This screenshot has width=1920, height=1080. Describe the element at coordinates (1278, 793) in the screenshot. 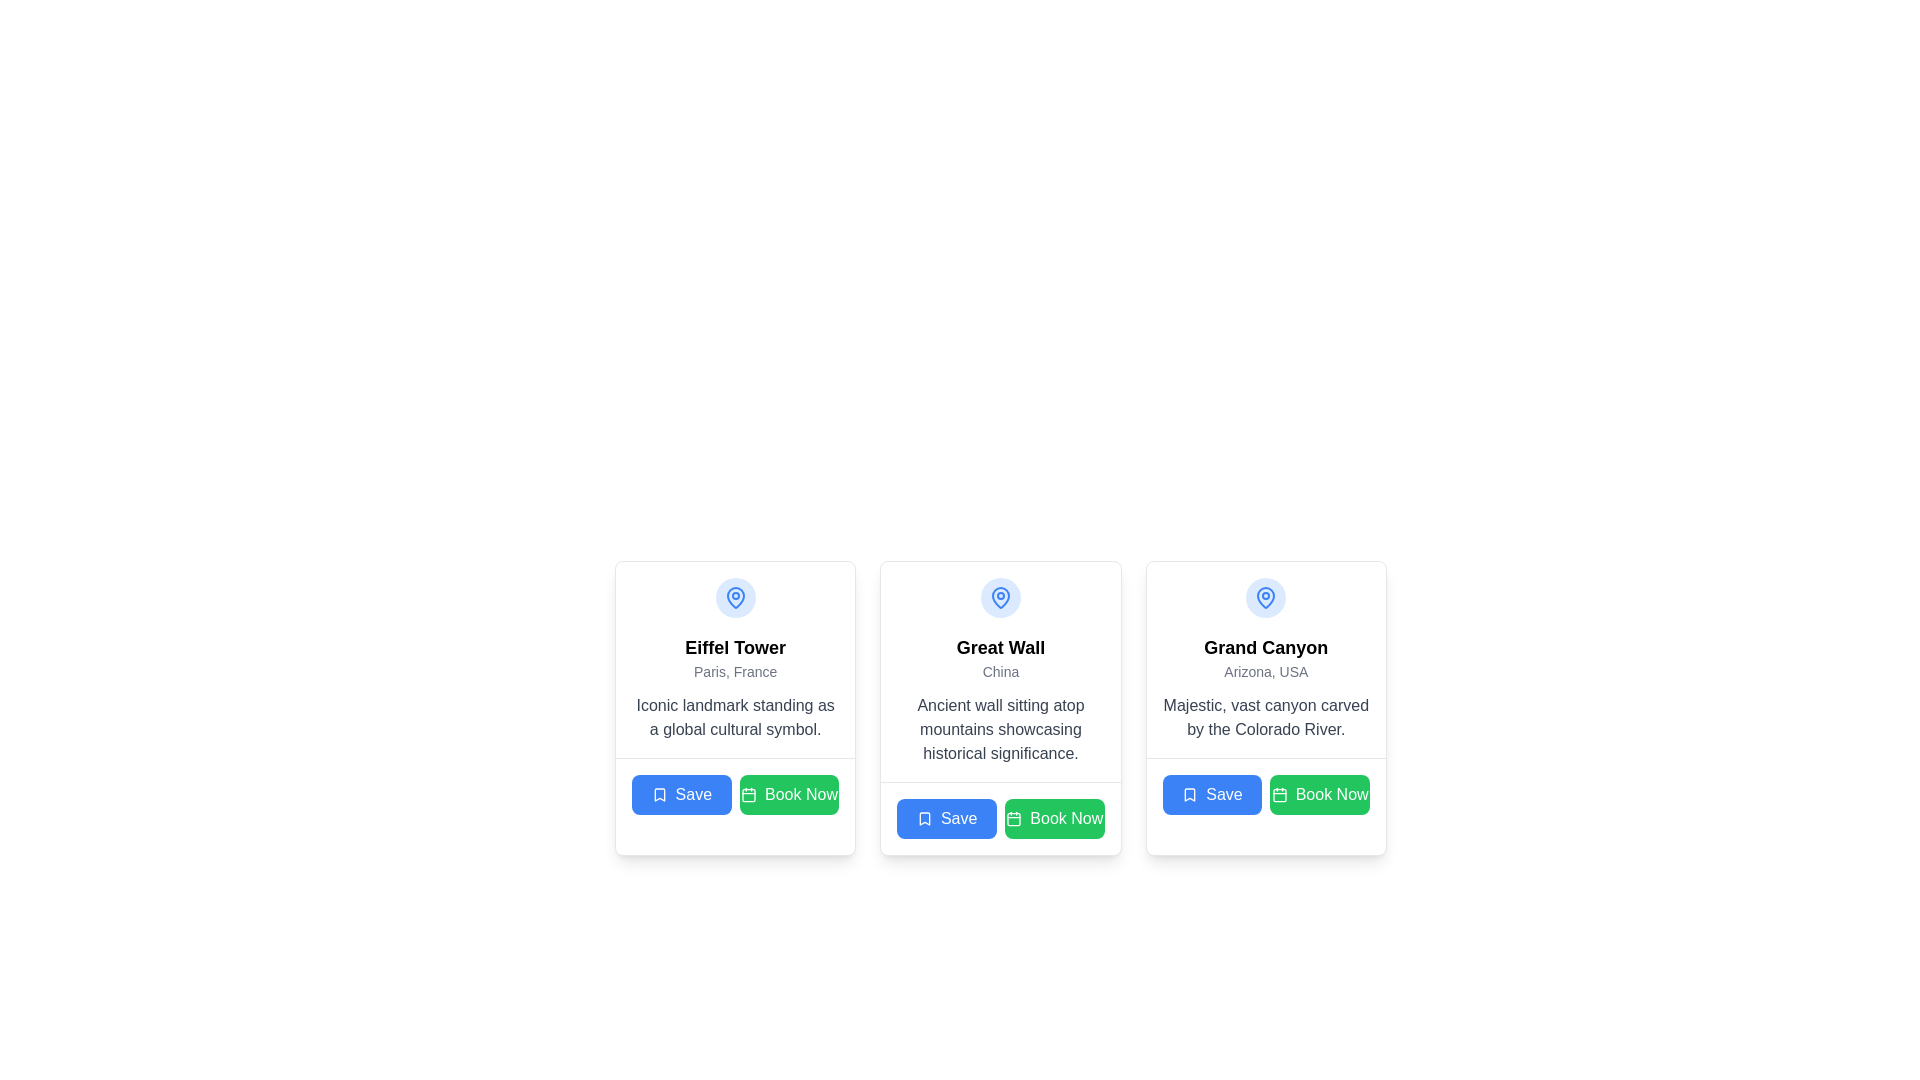

I see `the calendar icon with a green background and white outlines, located within the 'Book Now' button of the third card in the landmarks layout` at that location.